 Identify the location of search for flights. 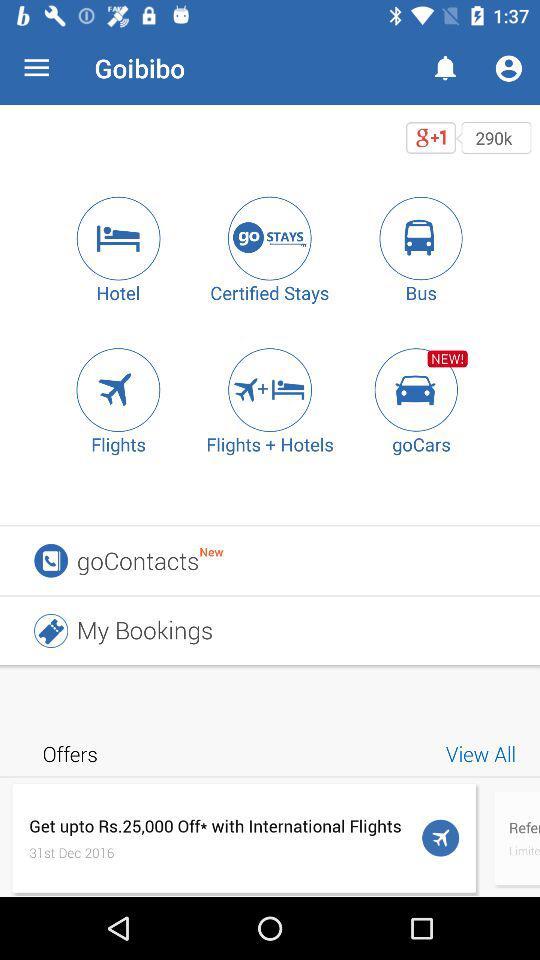
(118, 388).